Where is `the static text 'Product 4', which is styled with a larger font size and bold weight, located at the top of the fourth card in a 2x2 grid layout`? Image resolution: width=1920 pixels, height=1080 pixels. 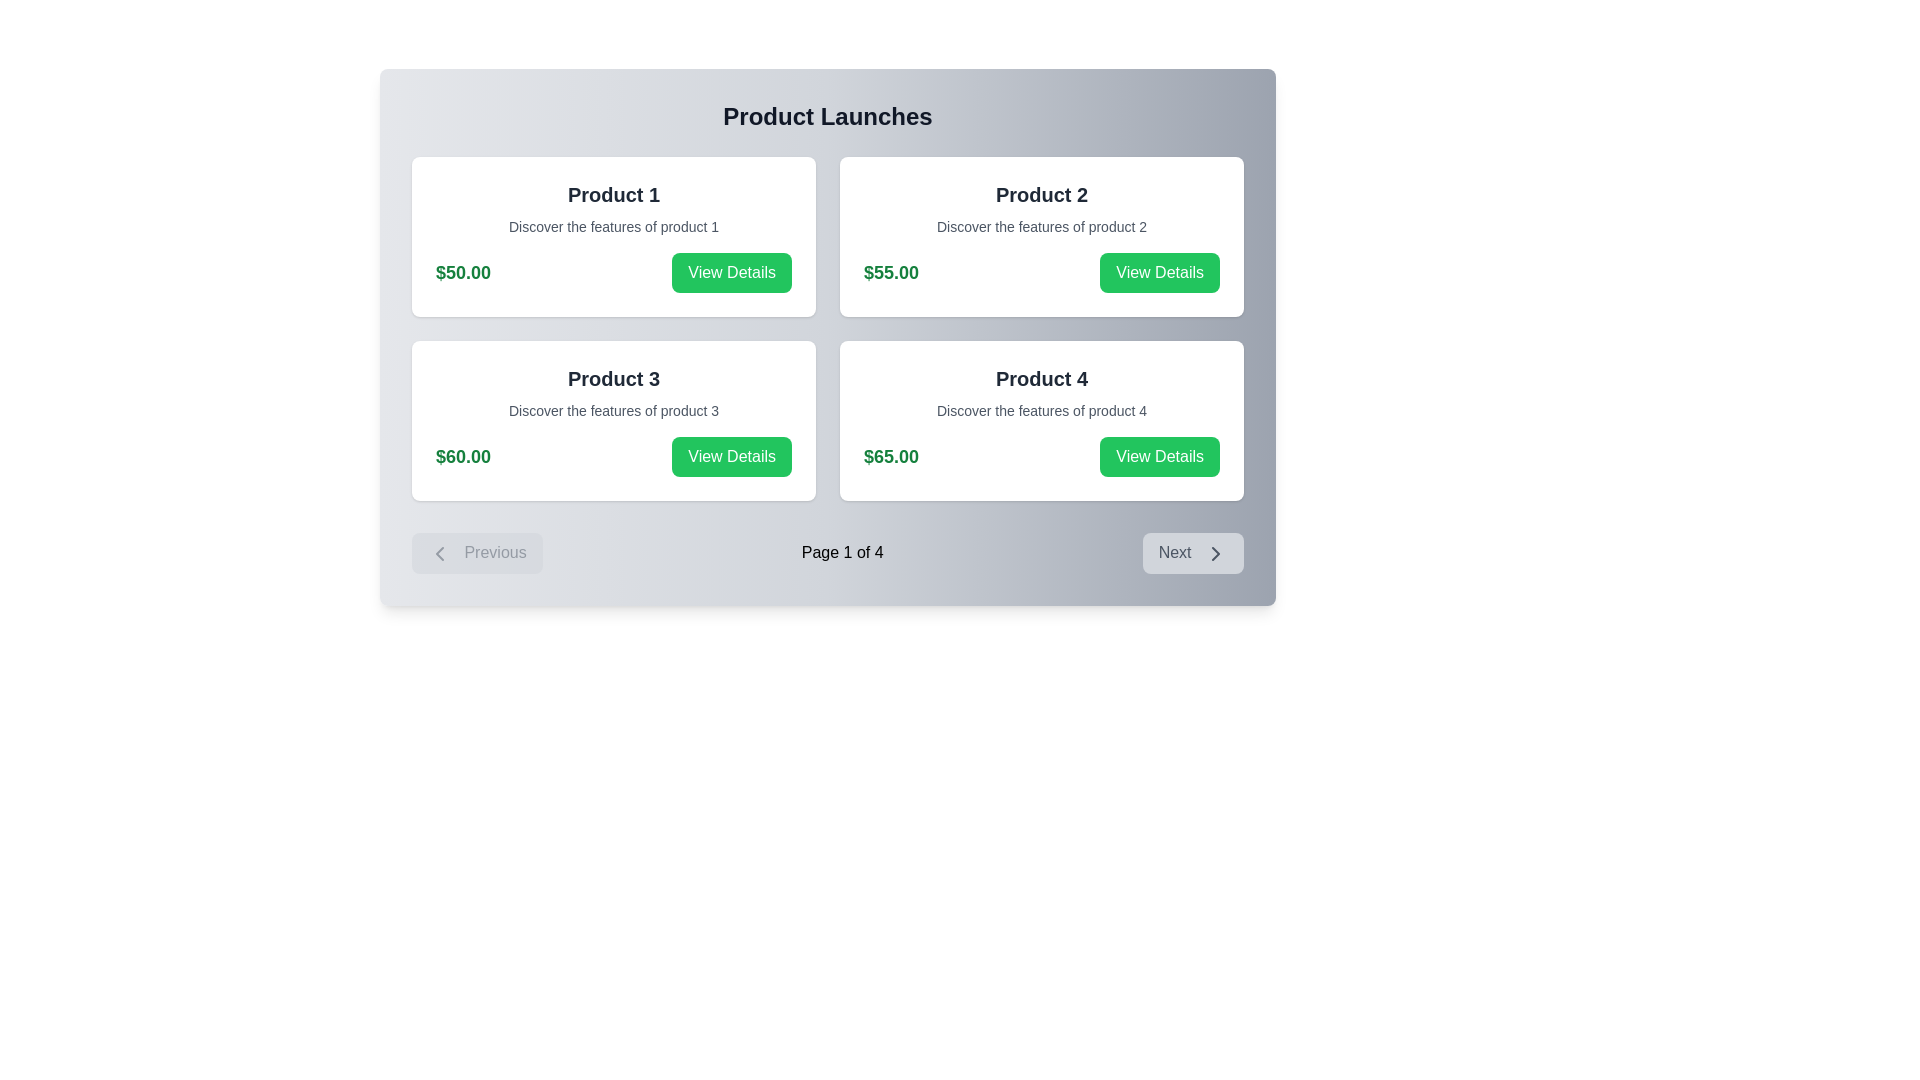
the static text 'Product 4', which is styled with a larger font size and bold weight, located at the top of the fourth card in a 2x2 grid layout is located at coordinates (1040, 378).